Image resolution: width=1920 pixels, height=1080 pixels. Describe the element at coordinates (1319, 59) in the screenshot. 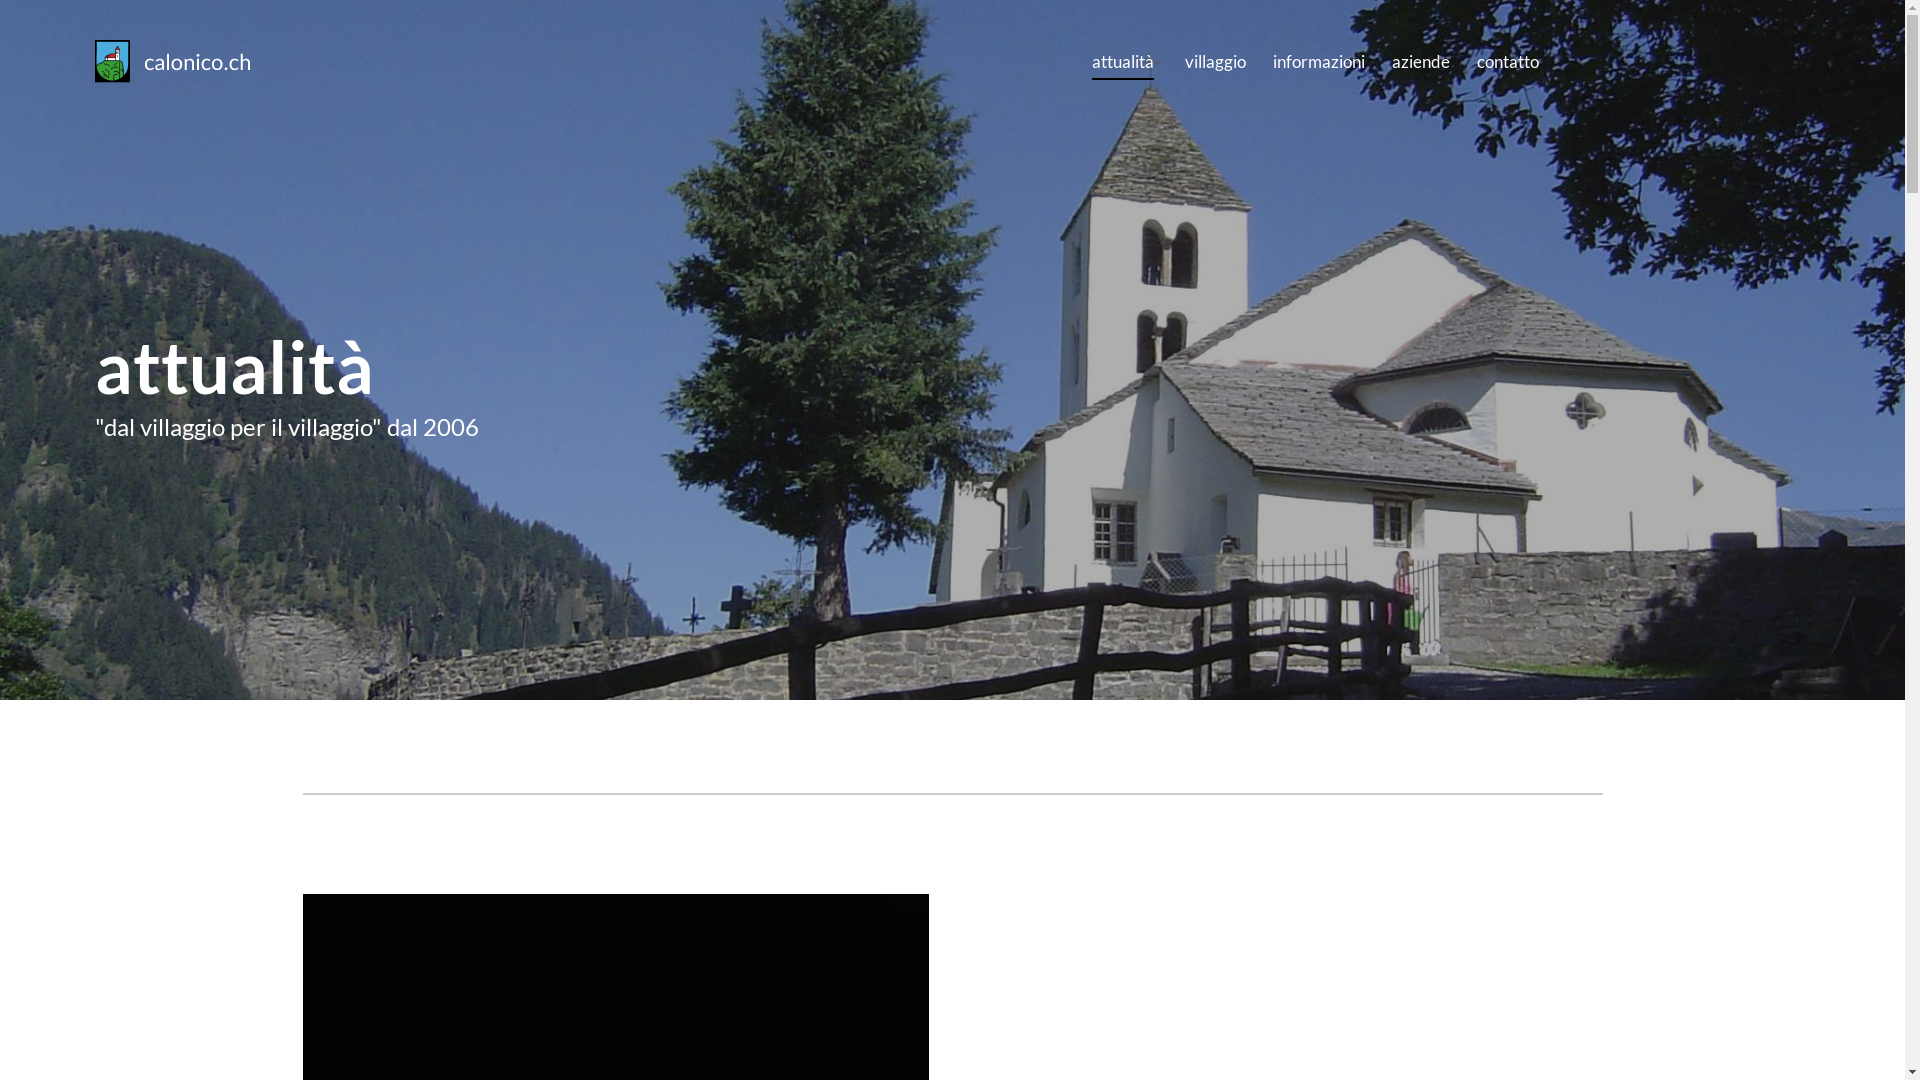

I see `'informazioni'` at that location.